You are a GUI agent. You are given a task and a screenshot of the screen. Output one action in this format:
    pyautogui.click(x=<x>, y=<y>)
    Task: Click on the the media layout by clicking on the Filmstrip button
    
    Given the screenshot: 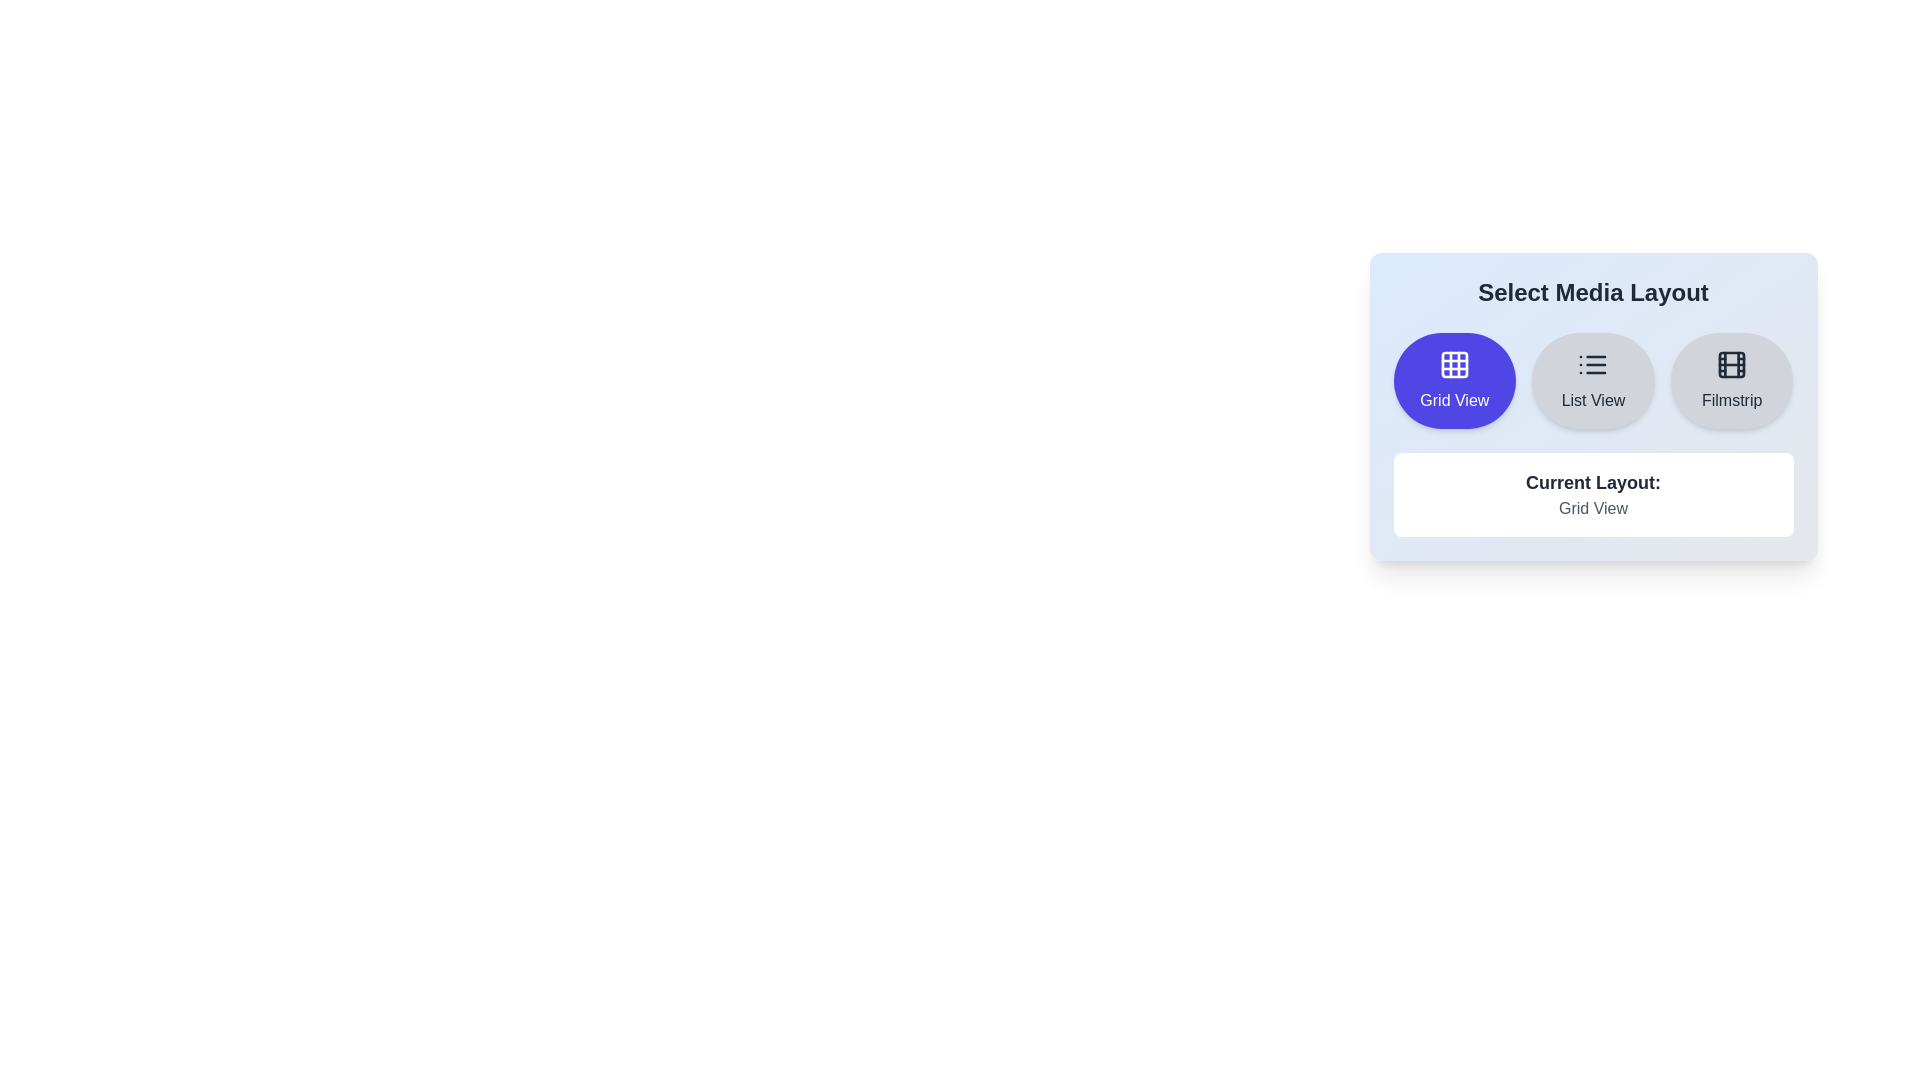 What is the action you would take?
    pyautogui.click(x=1731, y=381)
    